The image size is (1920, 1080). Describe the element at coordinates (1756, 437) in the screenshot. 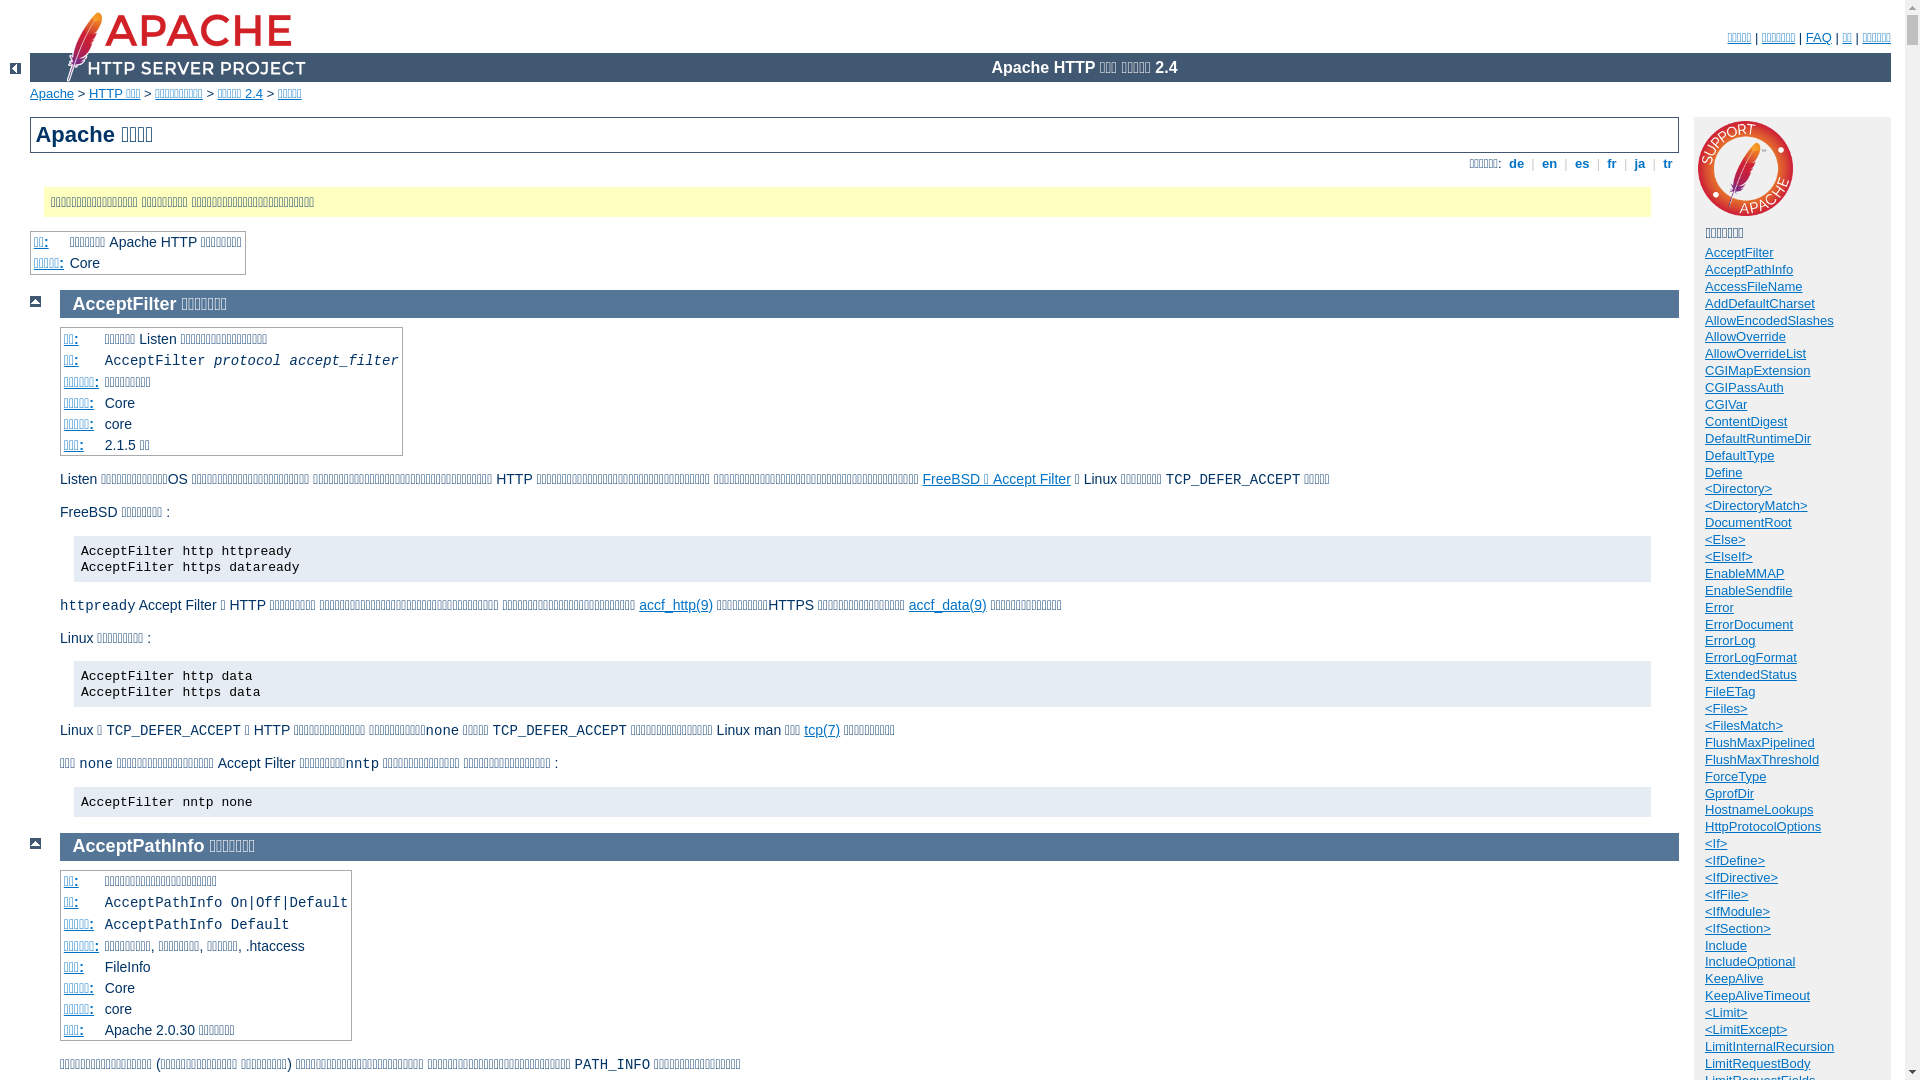

I see `'DefaultRuntimeDir'` at that location.